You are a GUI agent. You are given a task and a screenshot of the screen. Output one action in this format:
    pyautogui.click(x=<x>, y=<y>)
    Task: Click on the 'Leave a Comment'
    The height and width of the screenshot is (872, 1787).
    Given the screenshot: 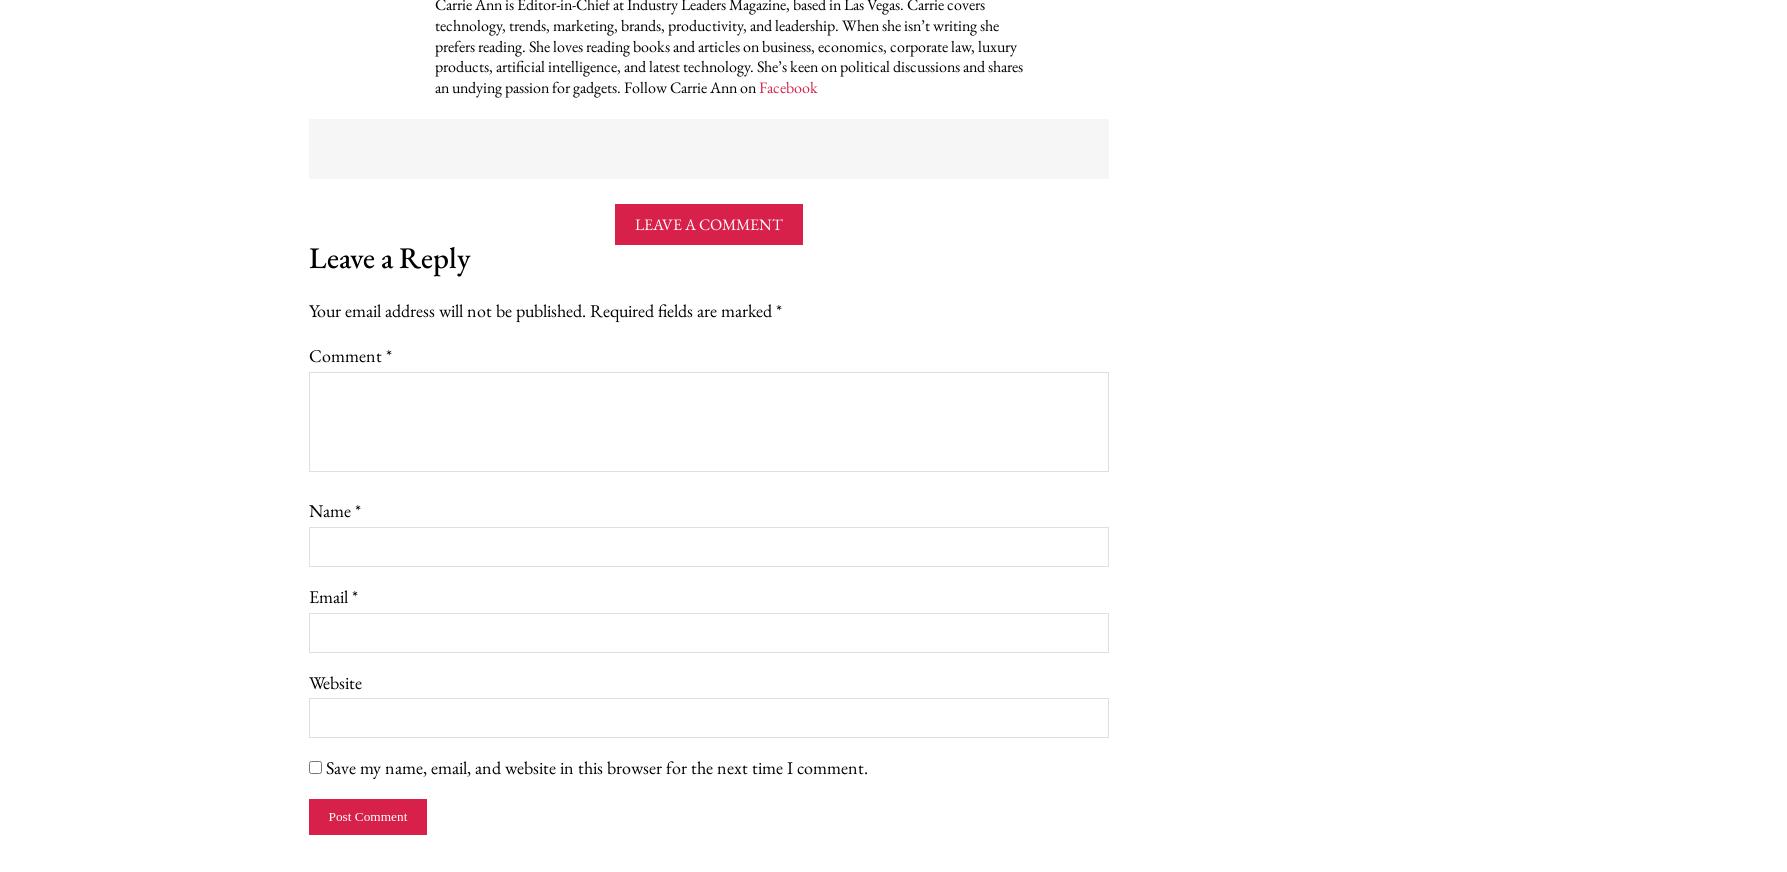 What is the action you would take?
    pyautogui.click(x=707, y=223)
    